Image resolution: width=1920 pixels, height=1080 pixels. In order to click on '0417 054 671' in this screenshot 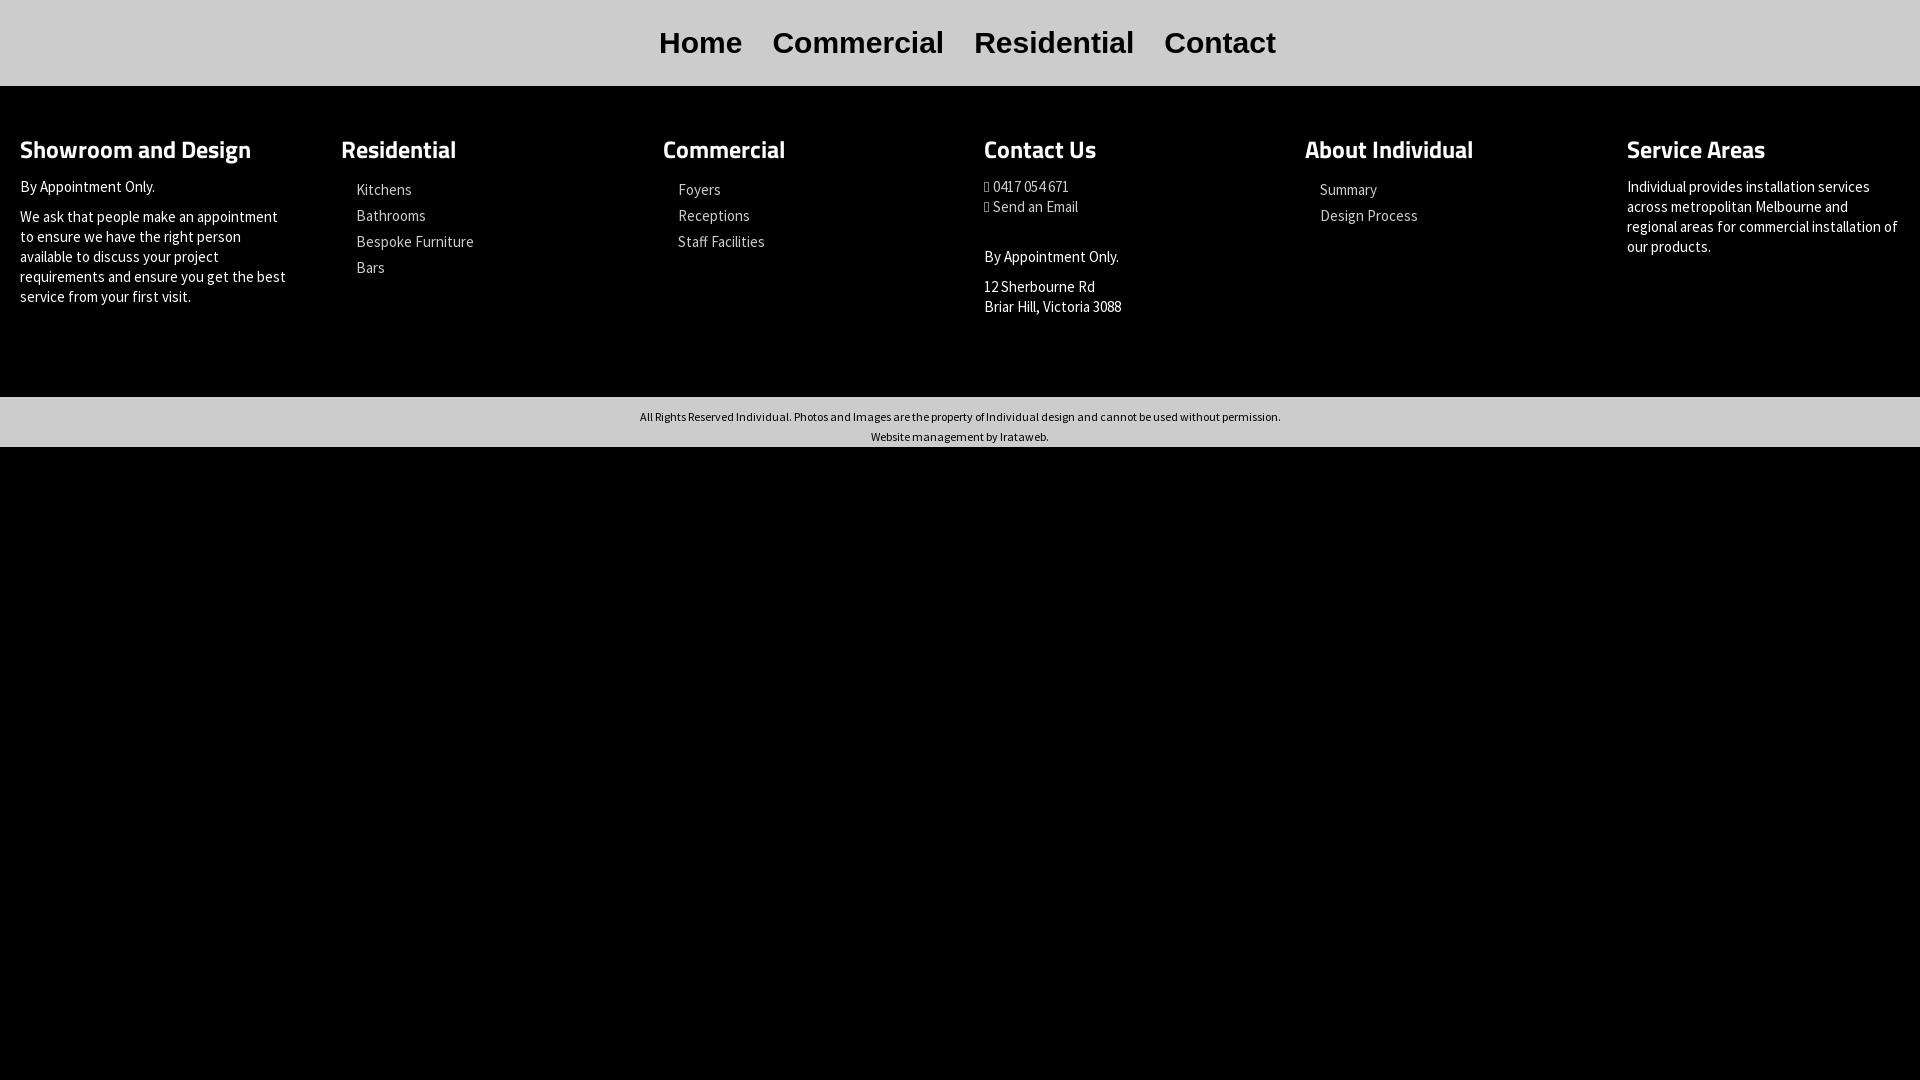, I will do `click(1031, 186)`.